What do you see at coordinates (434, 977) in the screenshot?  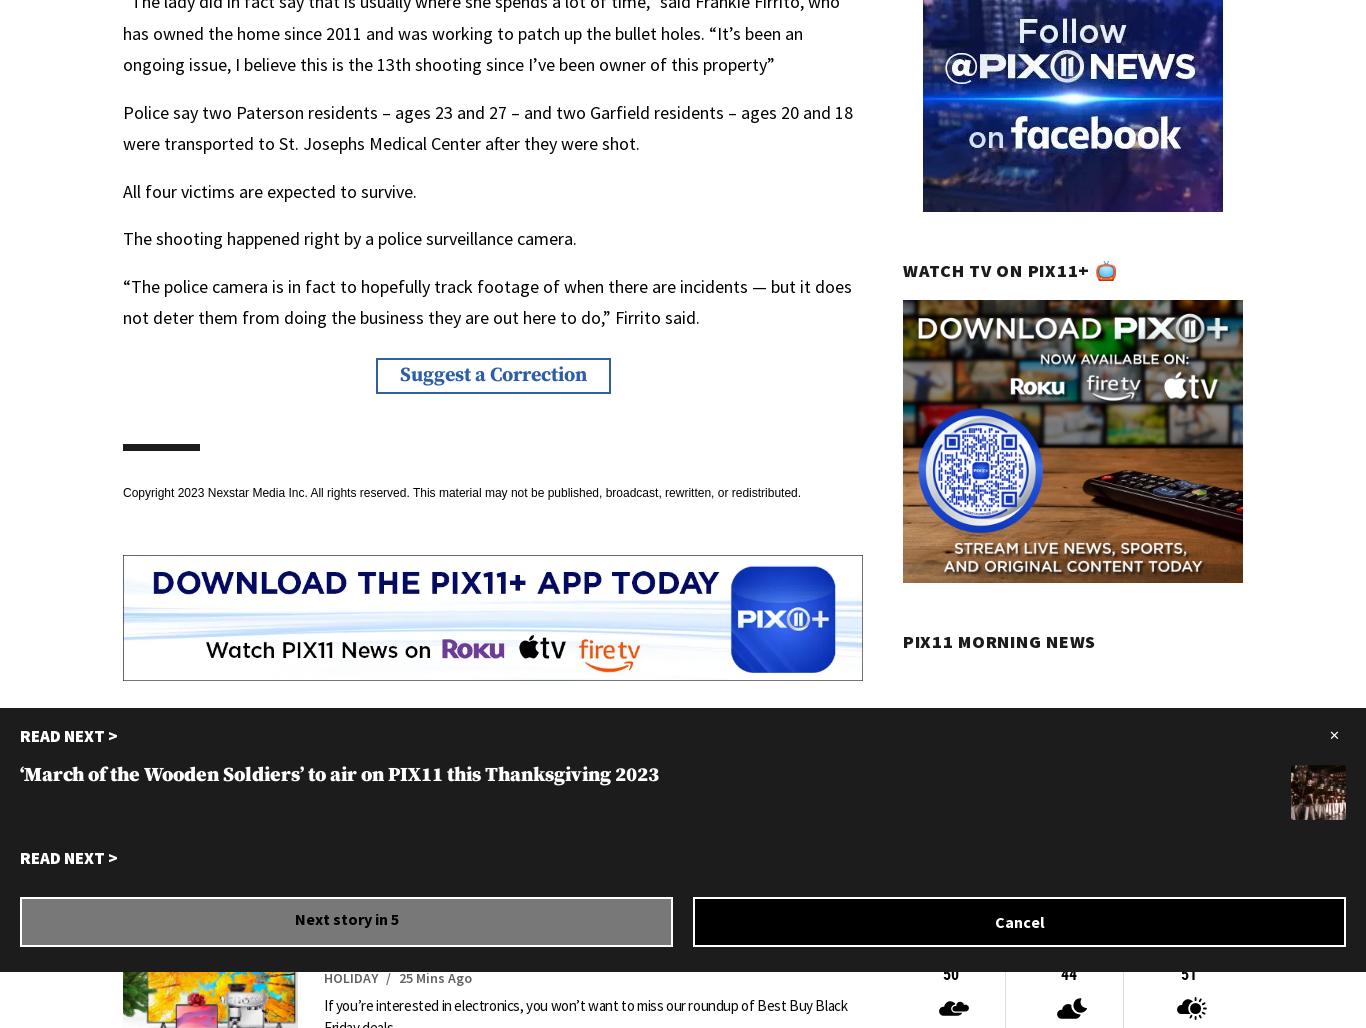 I see `'25 mins ago'` at bounding box center [434, 977].